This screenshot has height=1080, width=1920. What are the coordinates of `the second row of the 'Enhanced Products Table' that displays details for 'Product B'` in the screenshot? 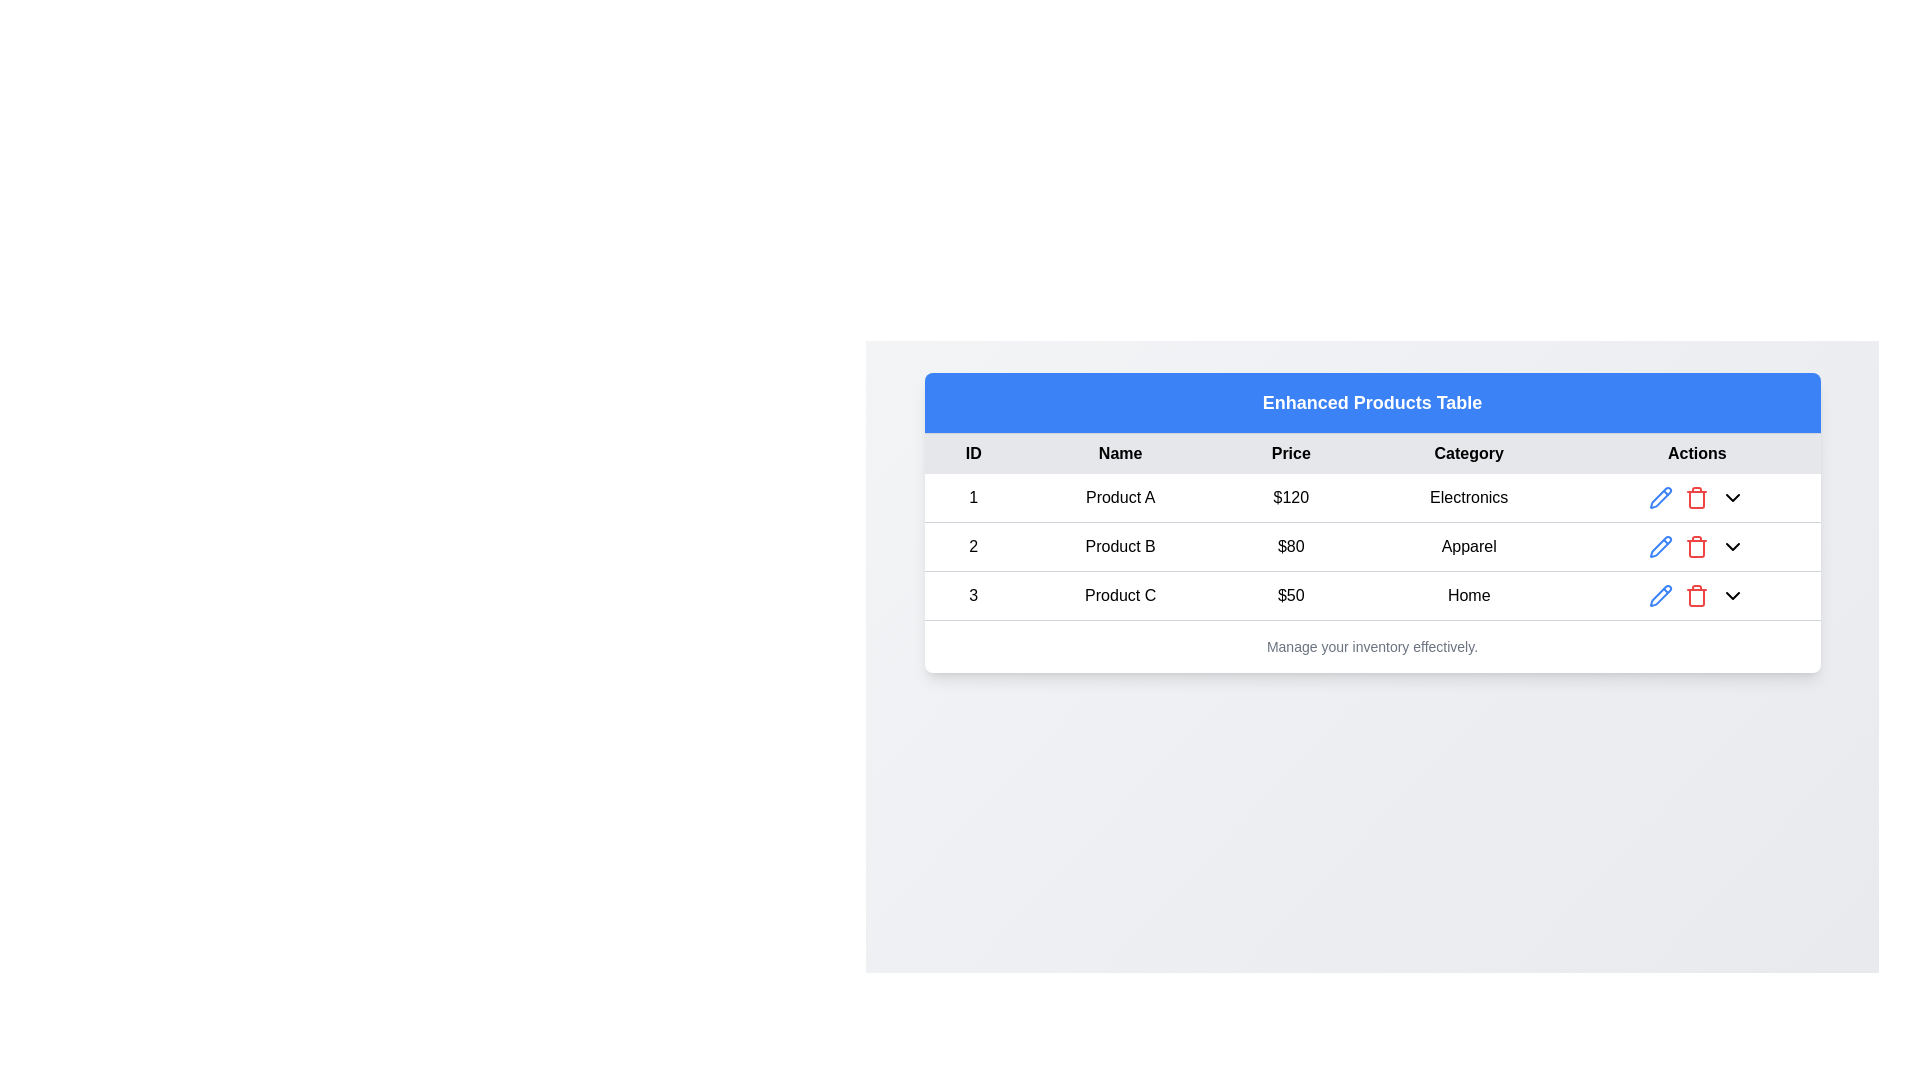 It's located at (1371, 547).